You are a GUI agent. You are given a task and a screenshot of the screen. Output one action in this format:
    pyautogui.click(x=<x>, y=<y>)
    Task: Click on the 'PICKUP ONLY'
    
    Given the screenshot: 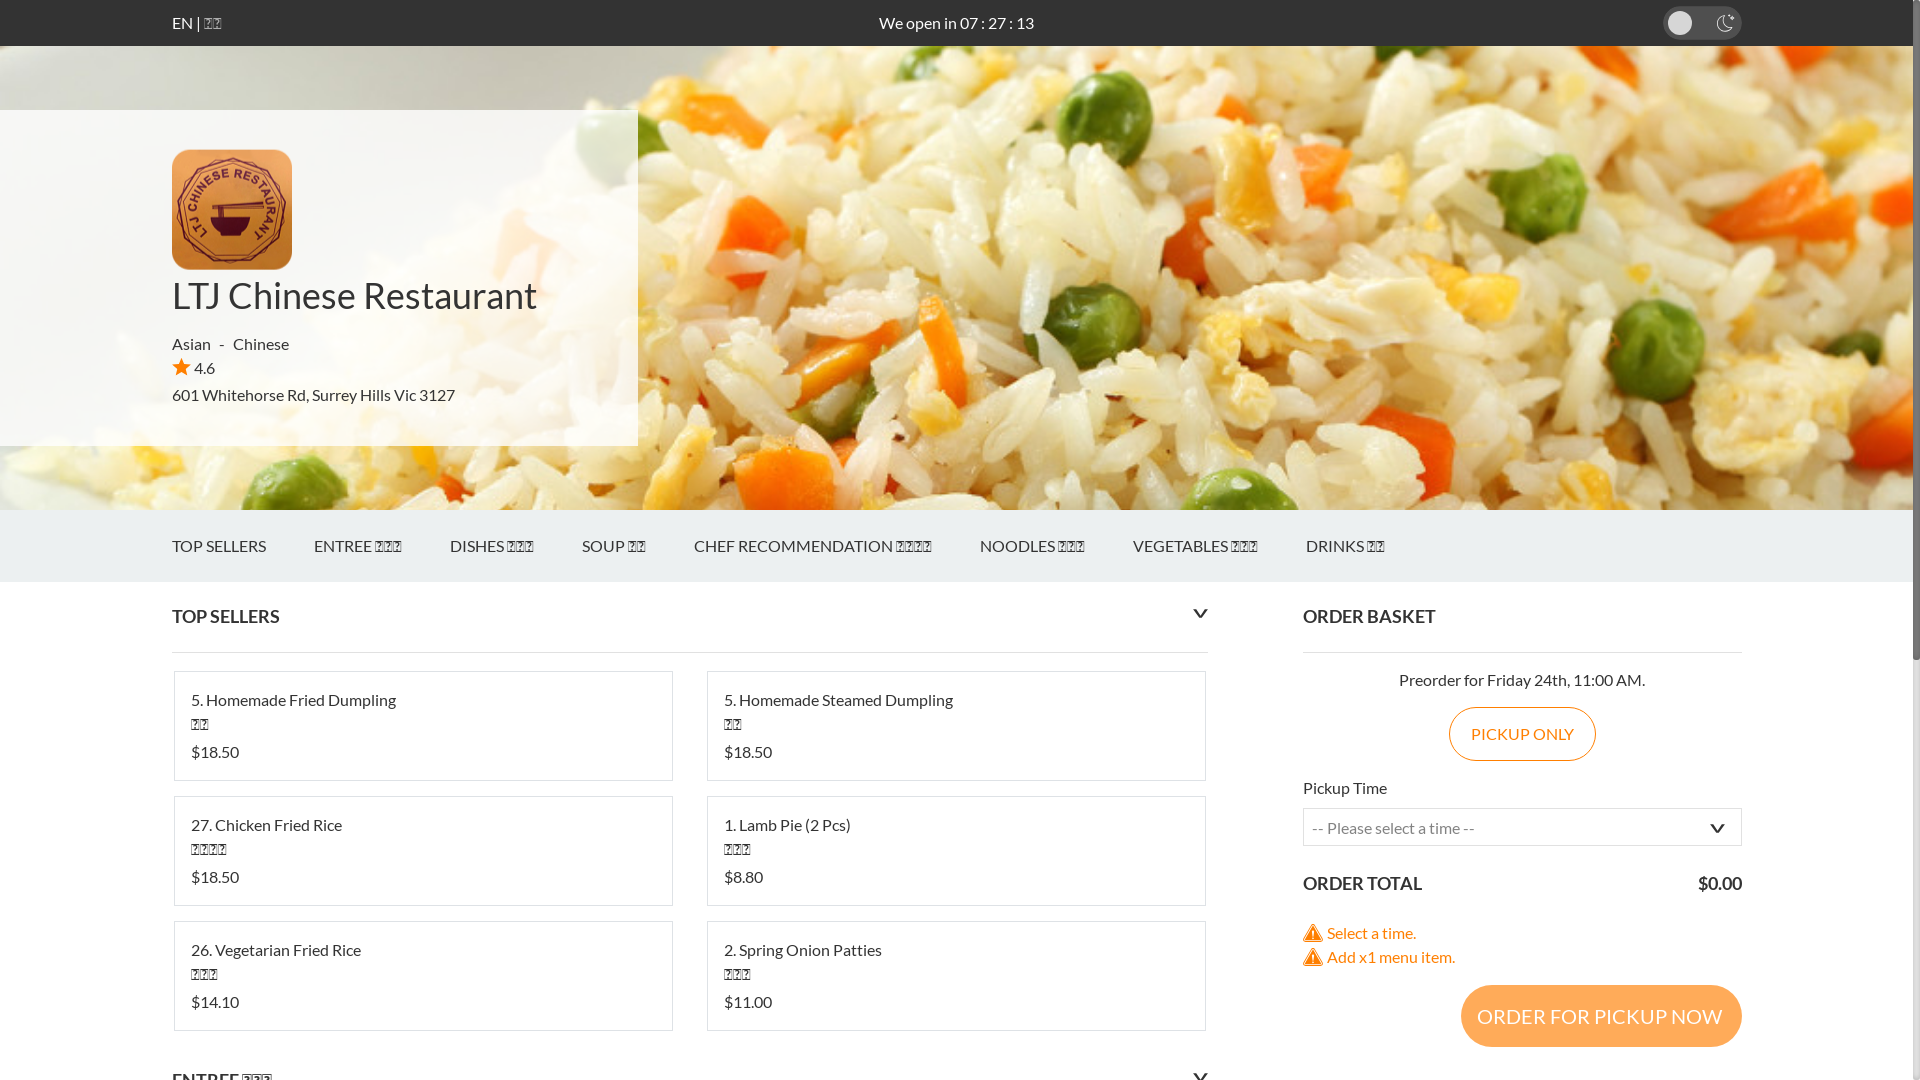 What is the action you would take?
    pyautogui.click(x=1521, y=733)
    